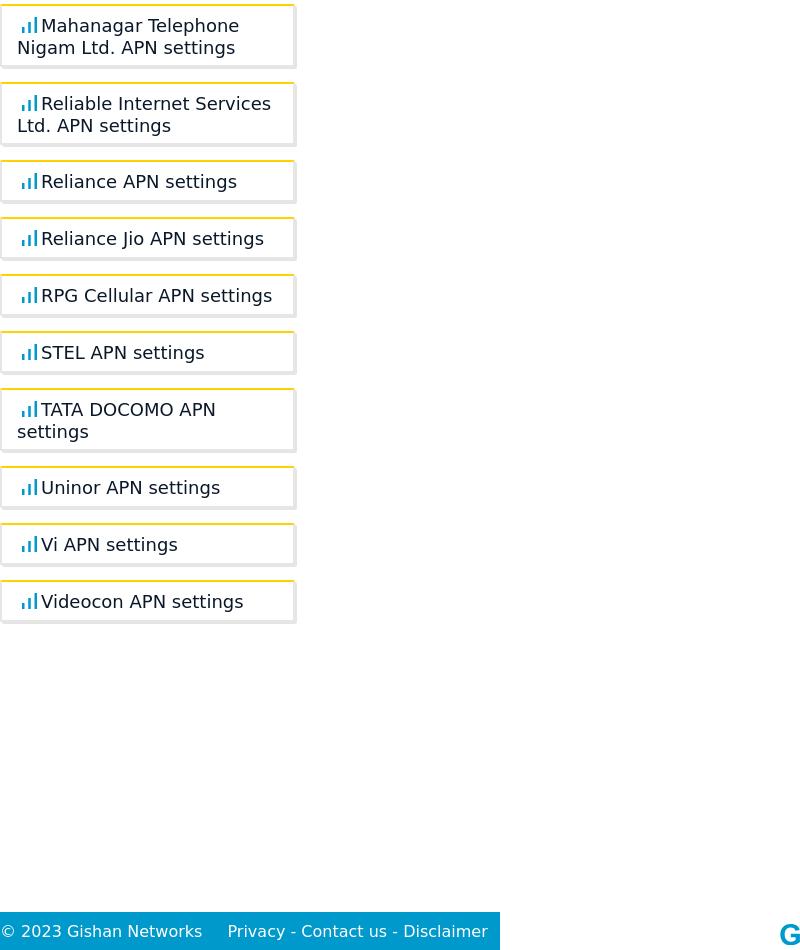  I want to click on 'Videocon APN settings', so click(142, 601).